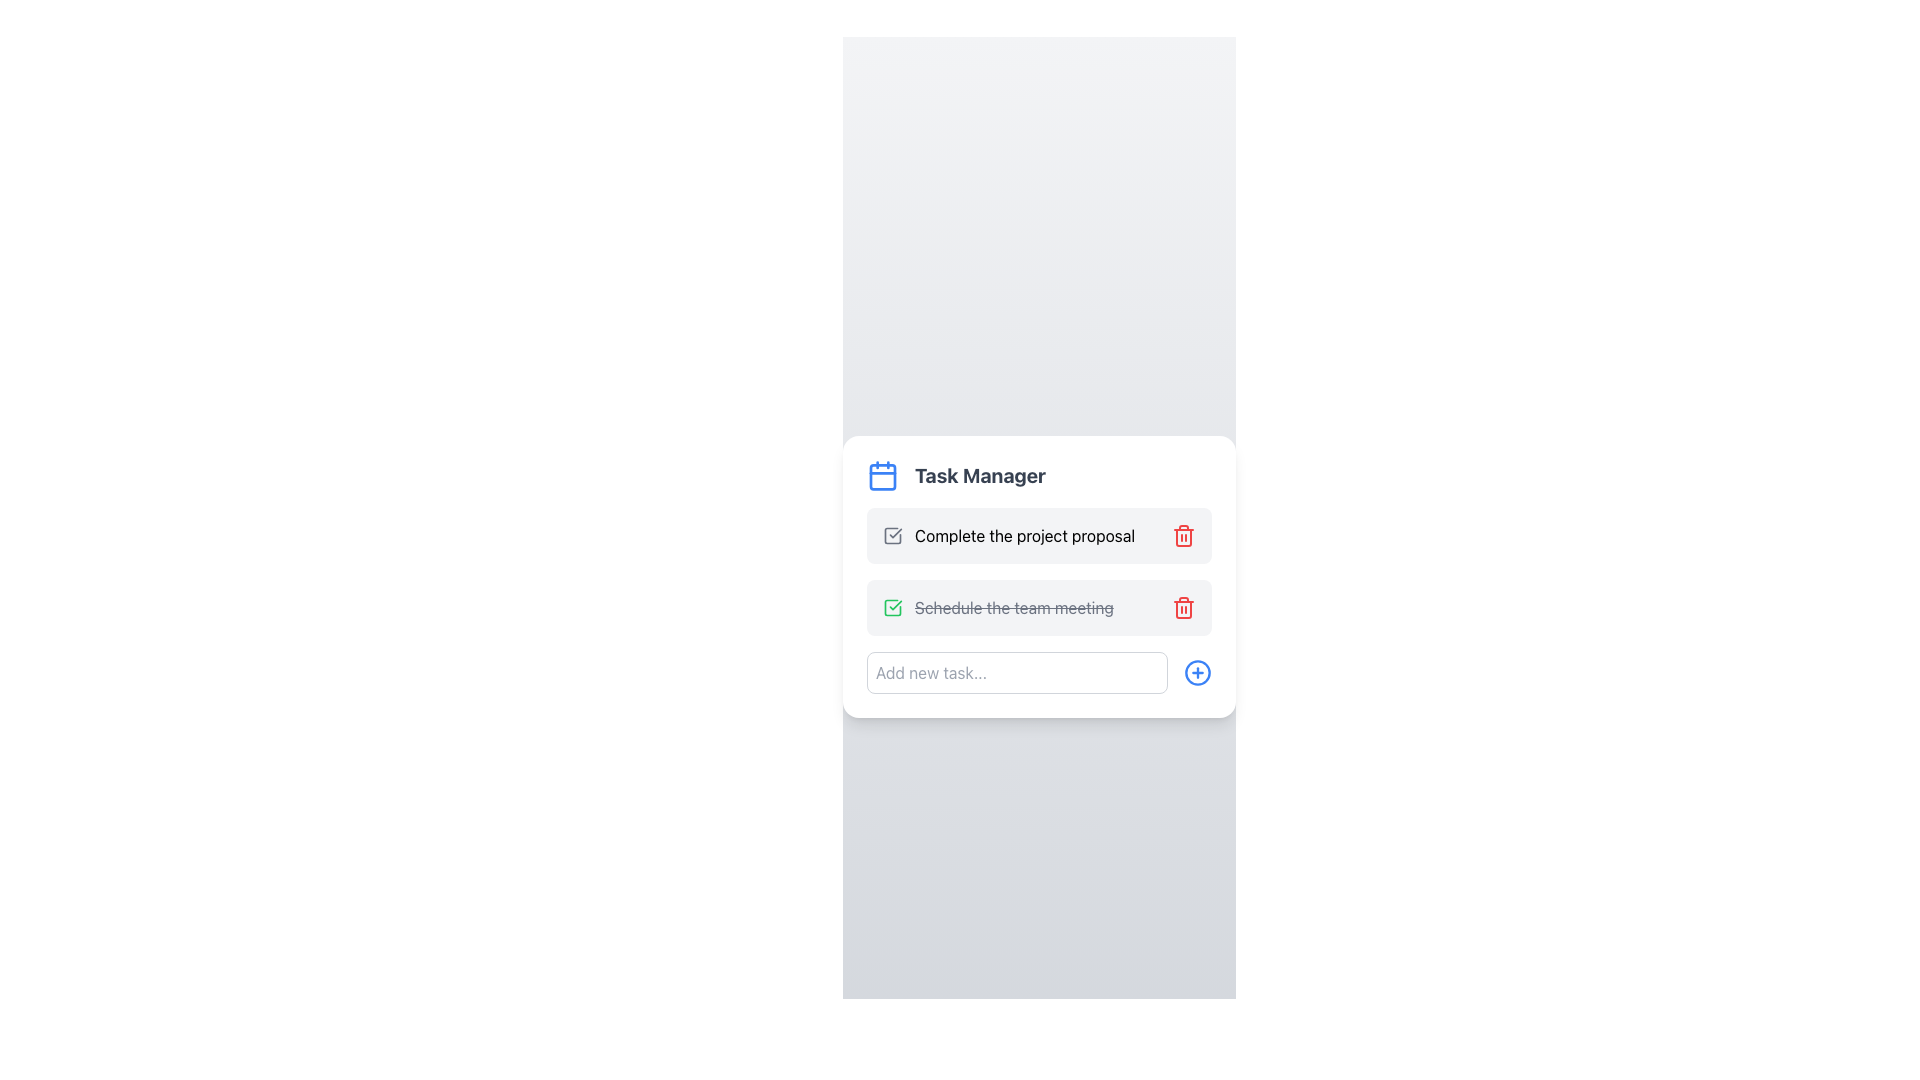 The width and height of the screenshot is (1920, 1080). I want to click on the Circular vector graphic located in the bottom-right corner of the task entry field in the 'Task Manager' card interface, so click(1198, 672).